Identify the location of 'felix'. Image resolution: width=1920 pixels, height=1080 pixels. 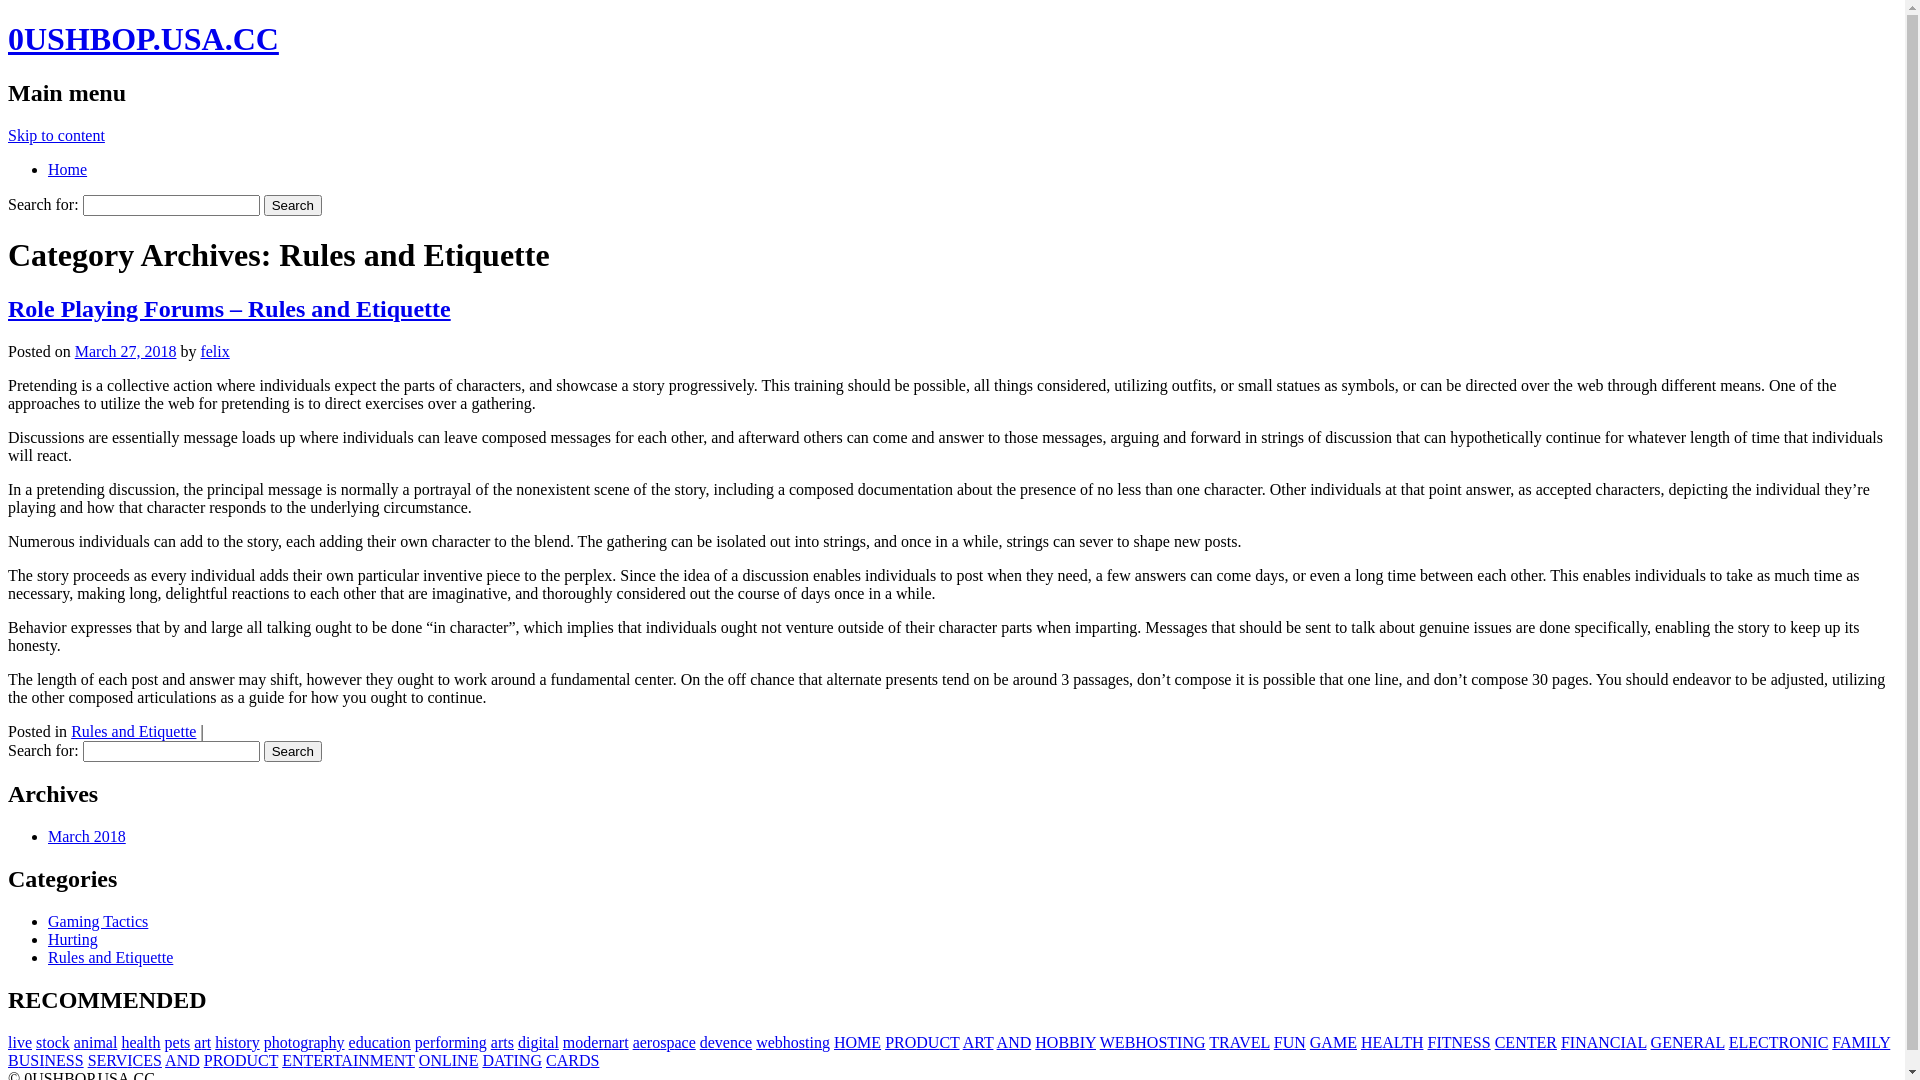
(214, 350).